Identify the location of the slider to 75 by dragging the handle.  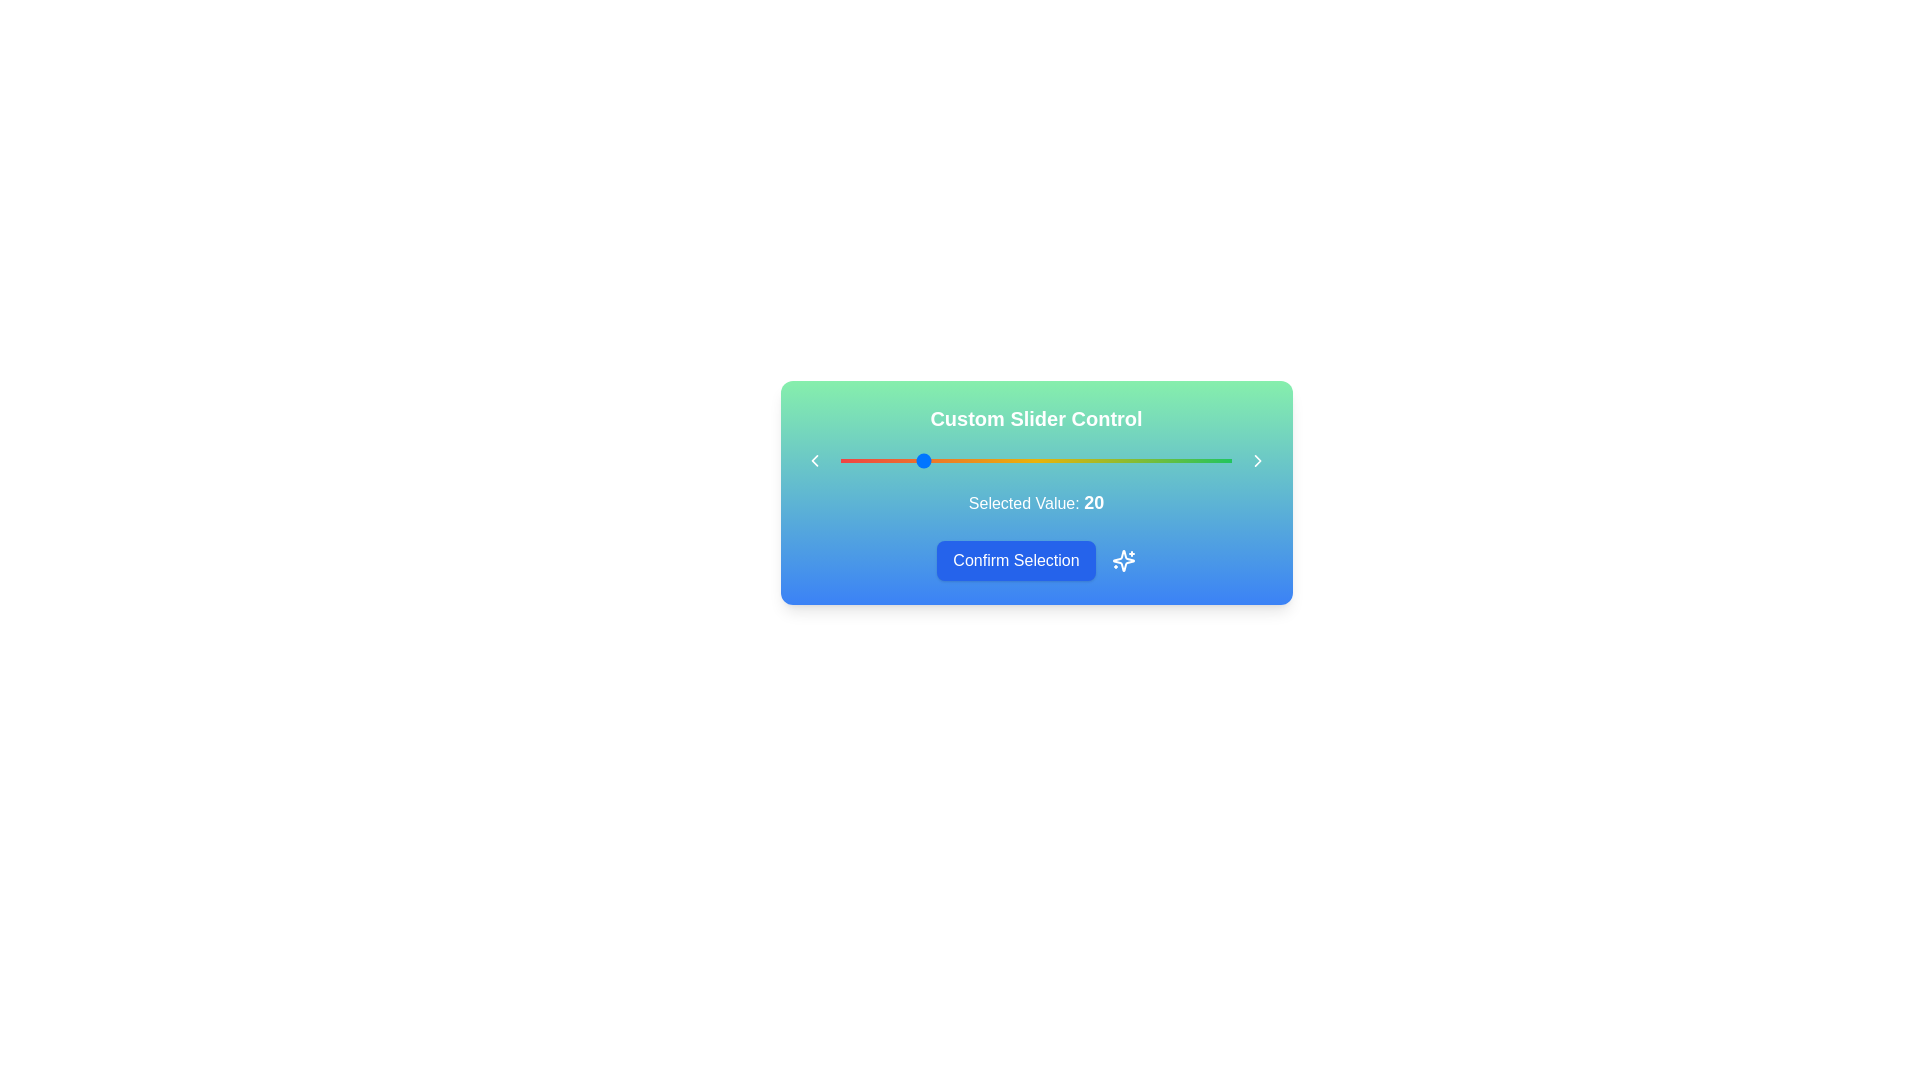
(1134, 461).